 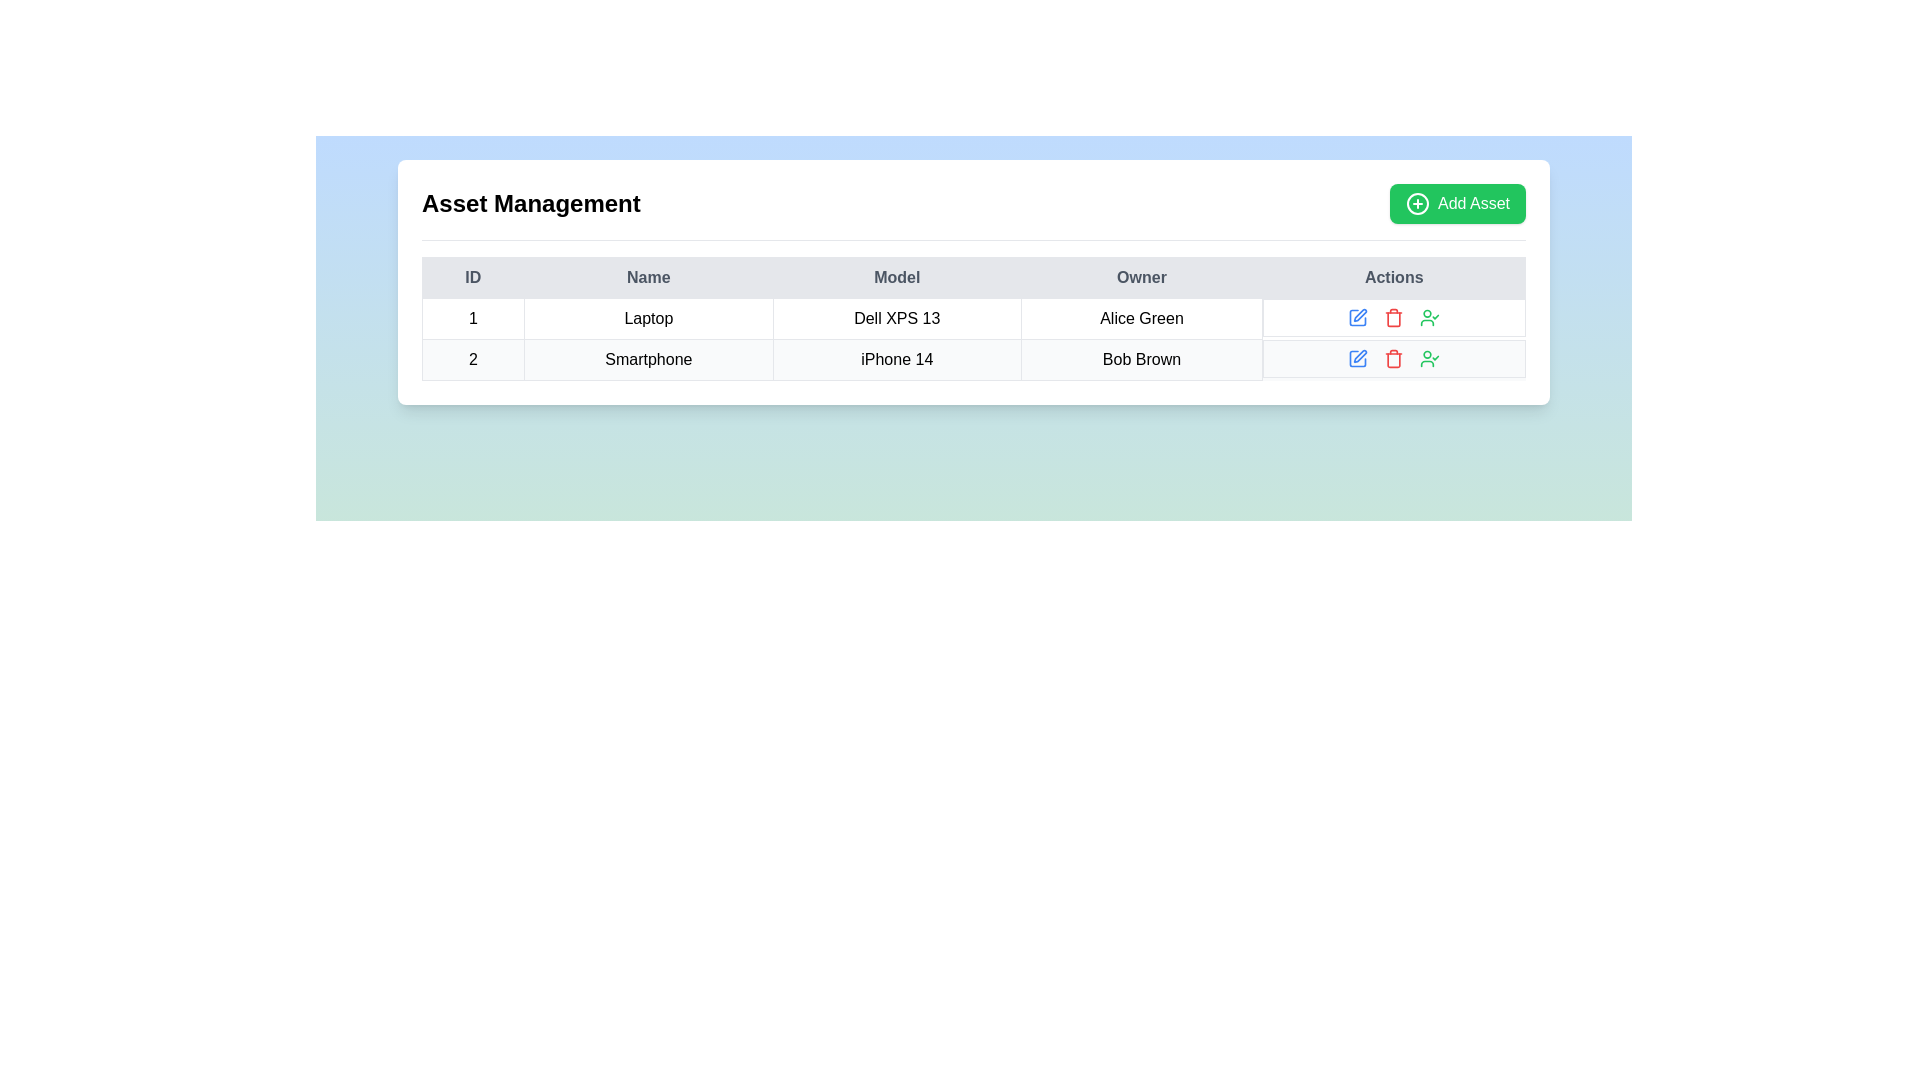 I want to click on the red trash icon in the second row of the 'Actions' column to initiate the delete action, so click(x=1393, y=316).